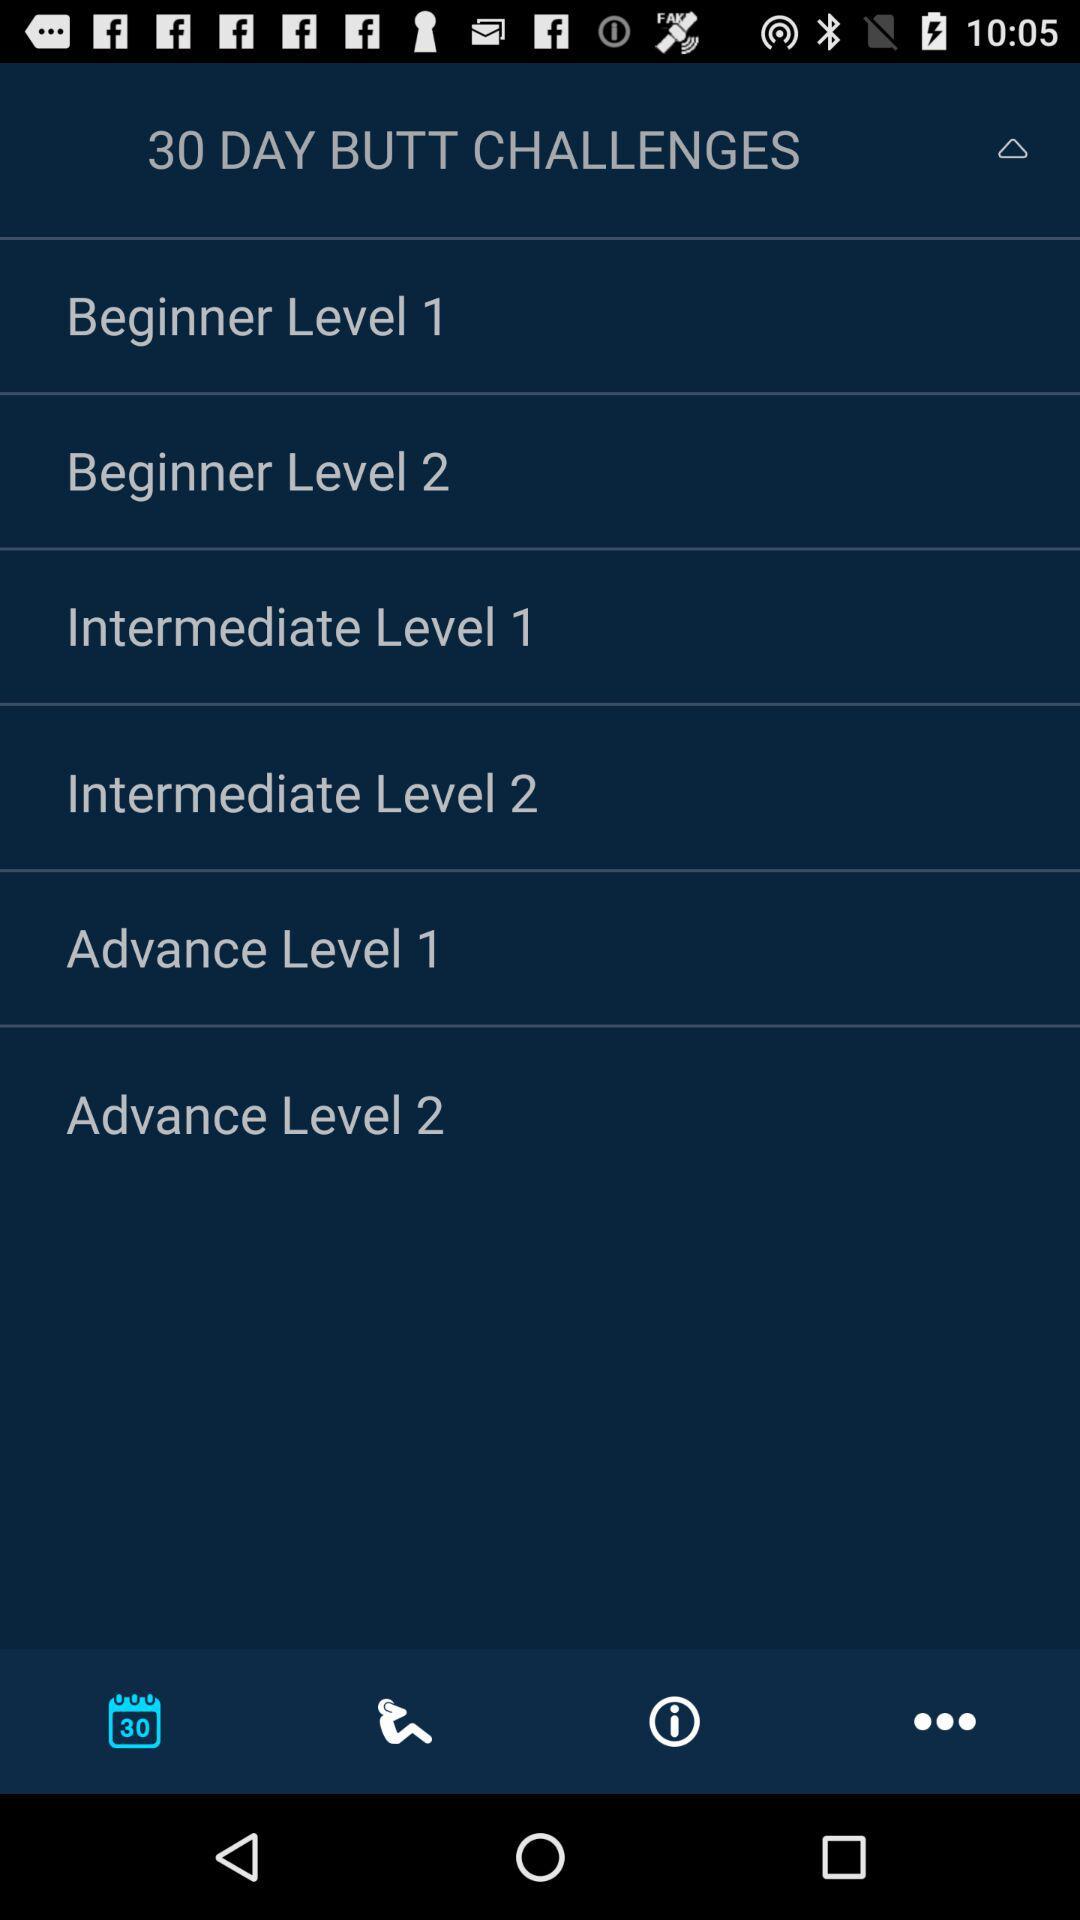  What do you see at coordinates (994, 147) in the screenshot?
I see `click expand option` at bounding box center [994, 147].